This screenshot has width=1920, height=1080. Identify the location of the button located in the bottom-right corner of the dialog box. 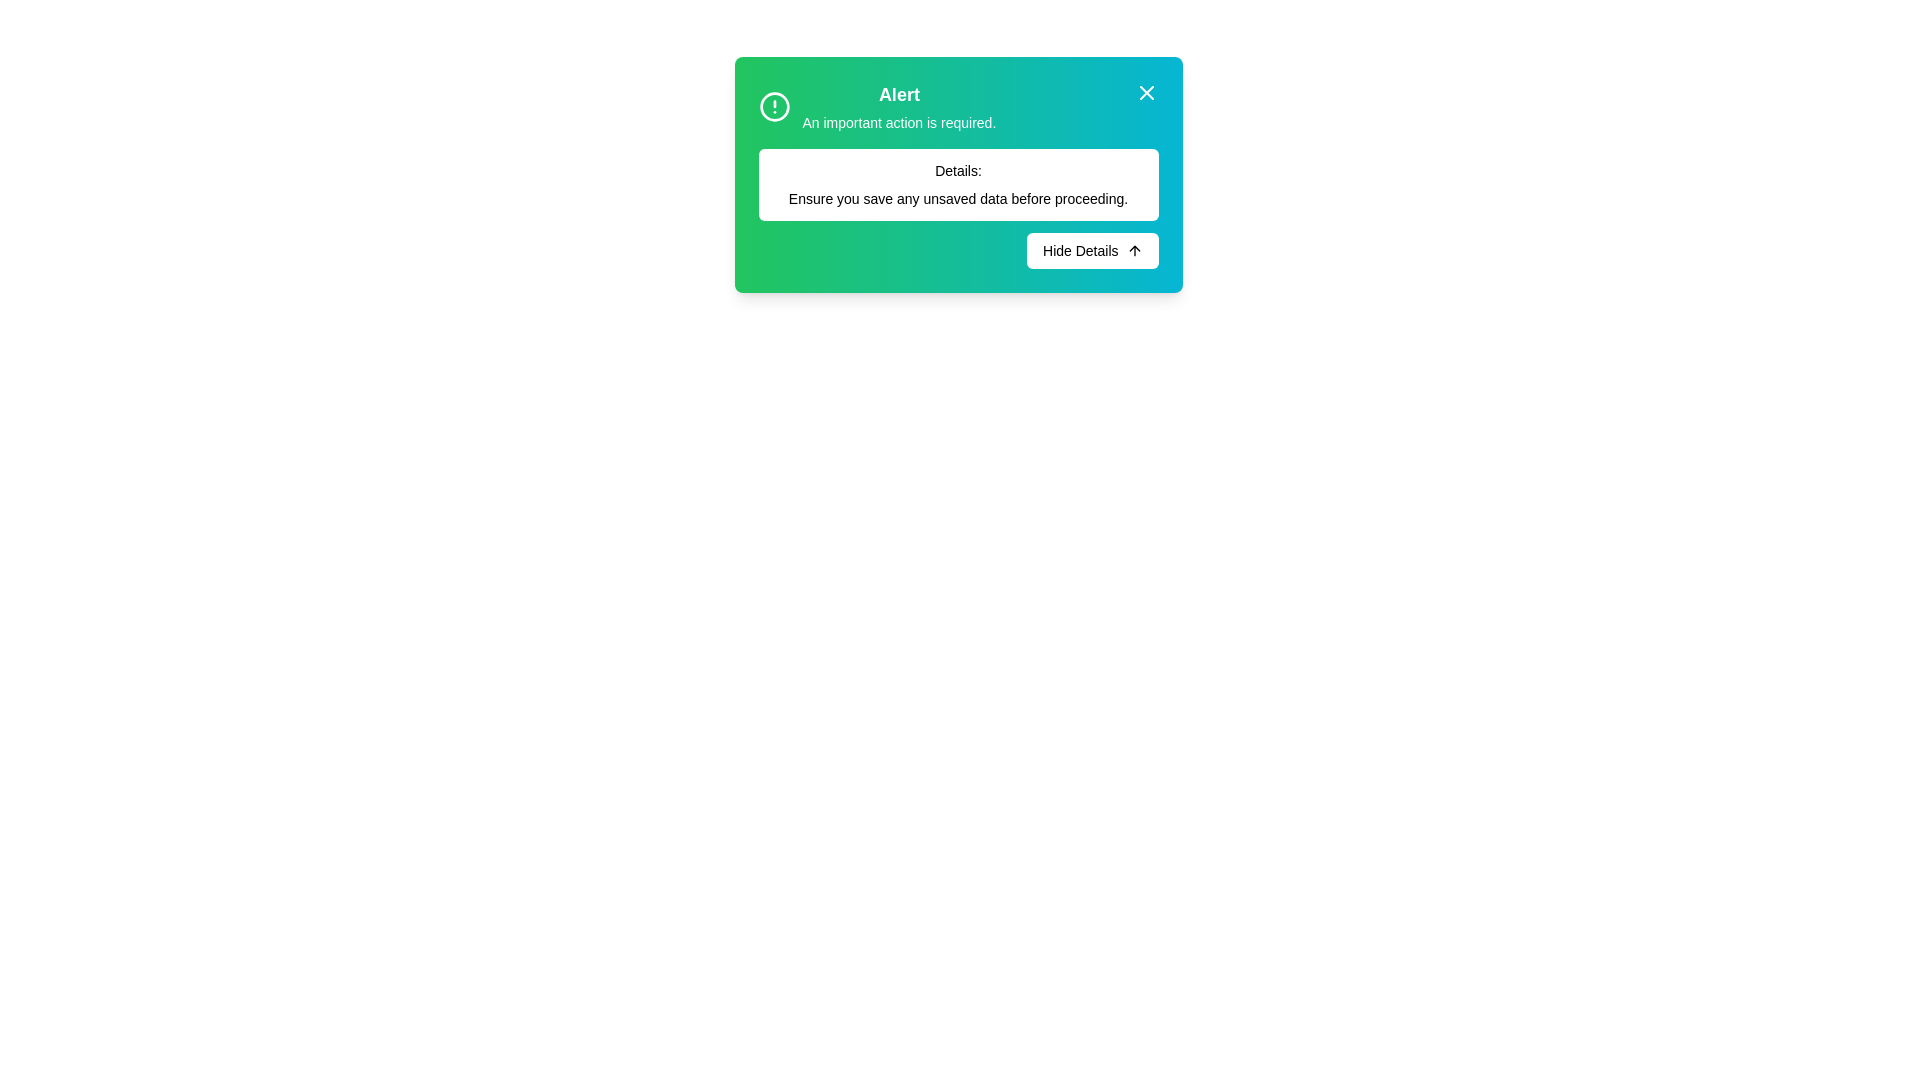
(1090, 249).